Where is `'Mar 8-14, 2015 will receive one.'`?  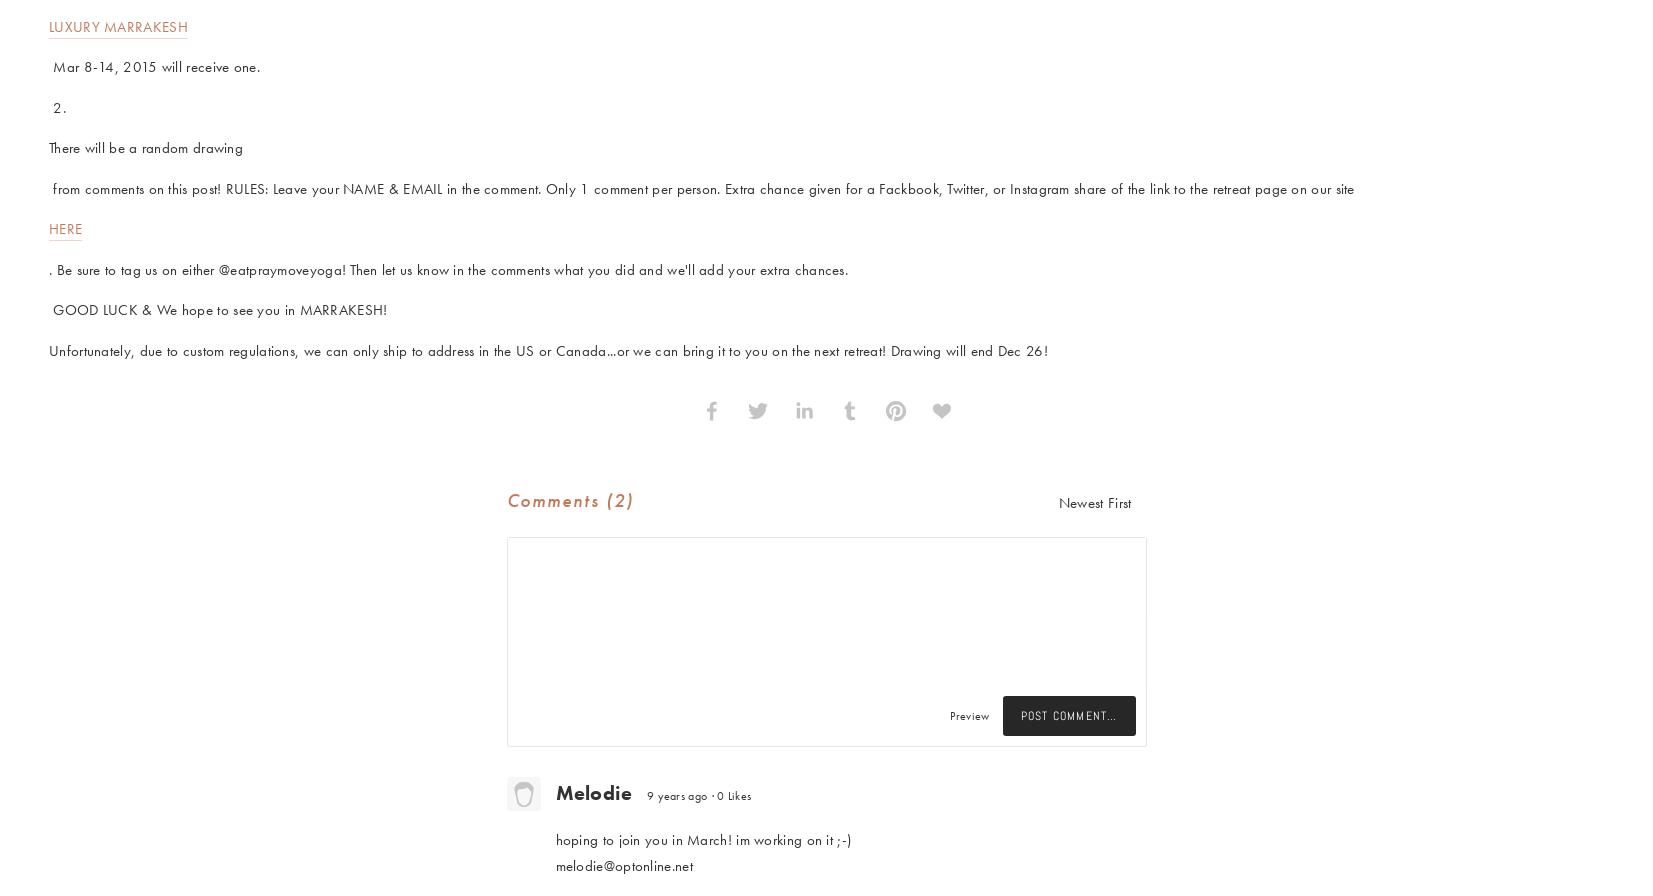 'Mar 8-14, 2015 will receive one.' is located at coordinates (153, 67).